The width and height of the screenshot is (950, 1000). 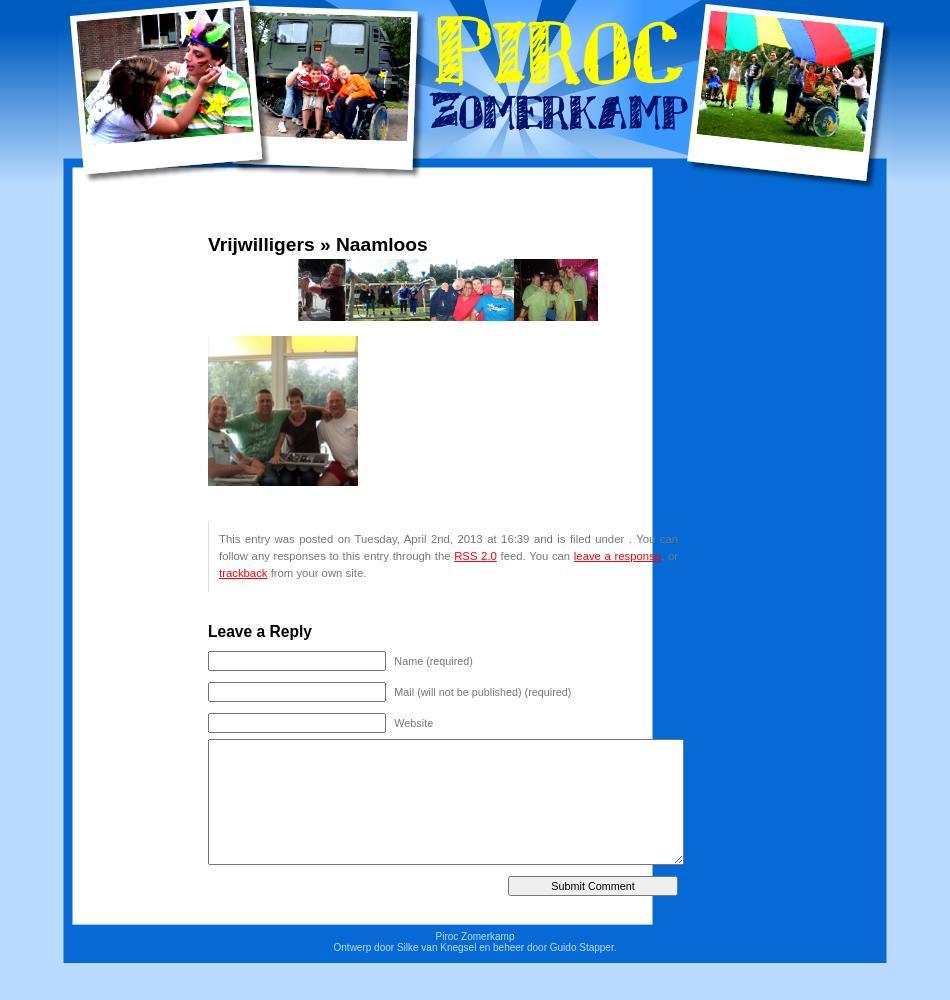 What do you see at coordinates (617, 555) in the screenshot?
I see `'leave a response'` at bounding box center [617, 555].